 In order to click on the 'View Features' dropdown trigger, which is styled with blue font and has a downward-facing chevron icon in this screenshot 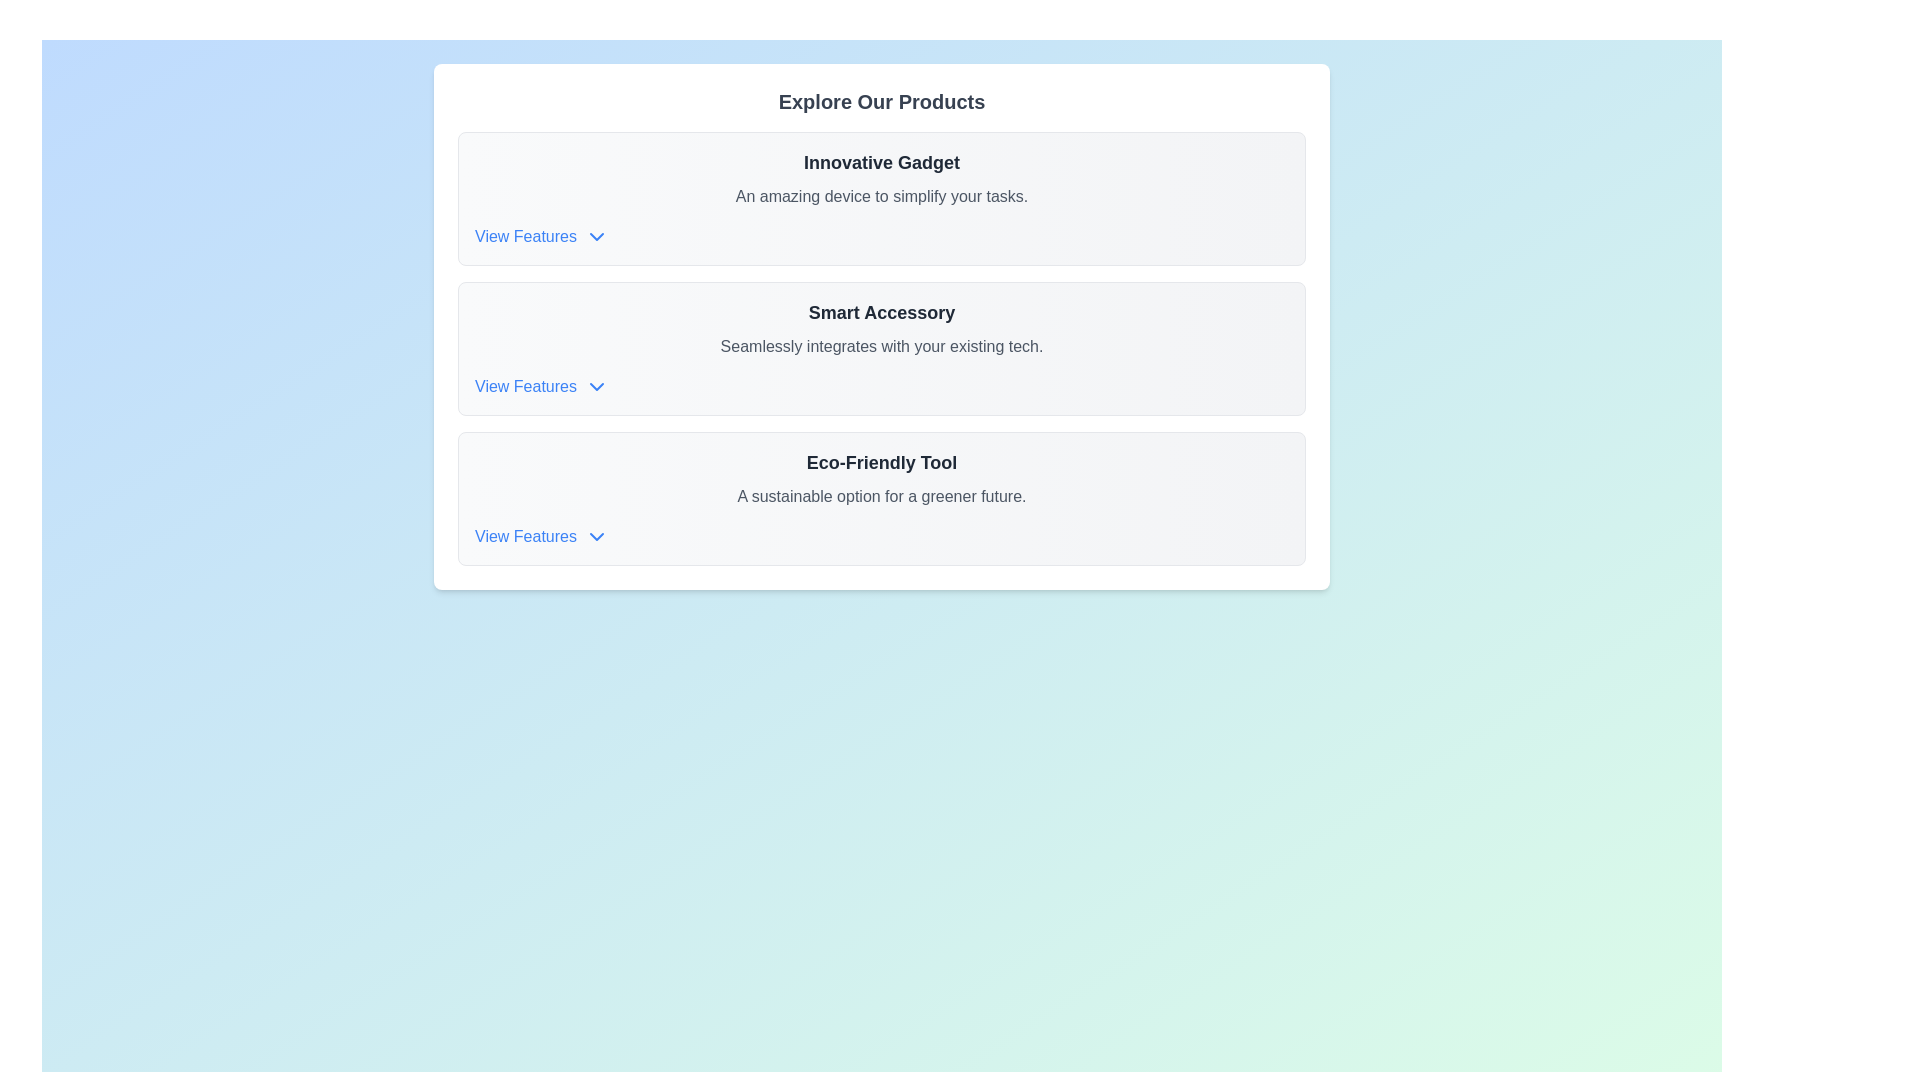, I will do `click(542, 535)`.